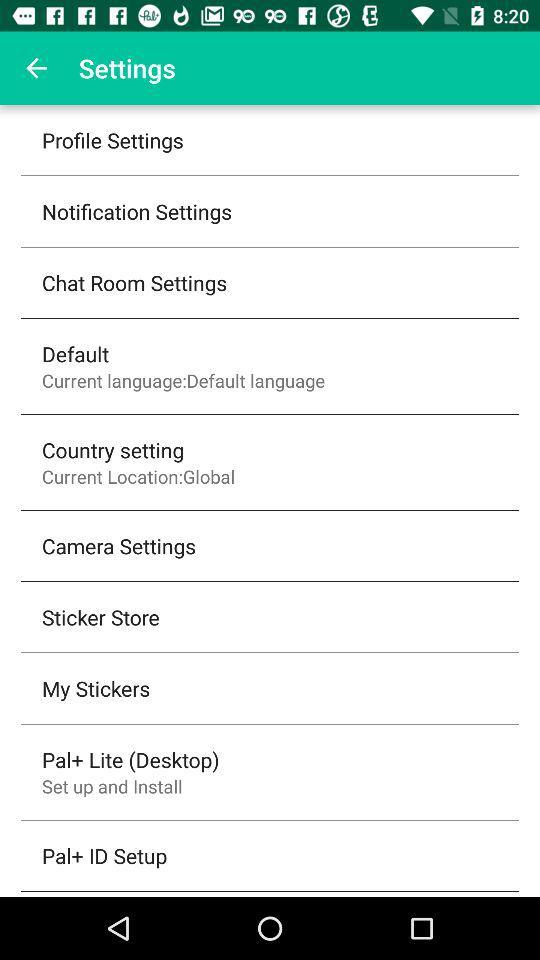 The height and width of the screenshot is (960, 540). Describe the element at coordinates (36, 68) in the screenshot. I see `the item to the left of the settings item` at that location.